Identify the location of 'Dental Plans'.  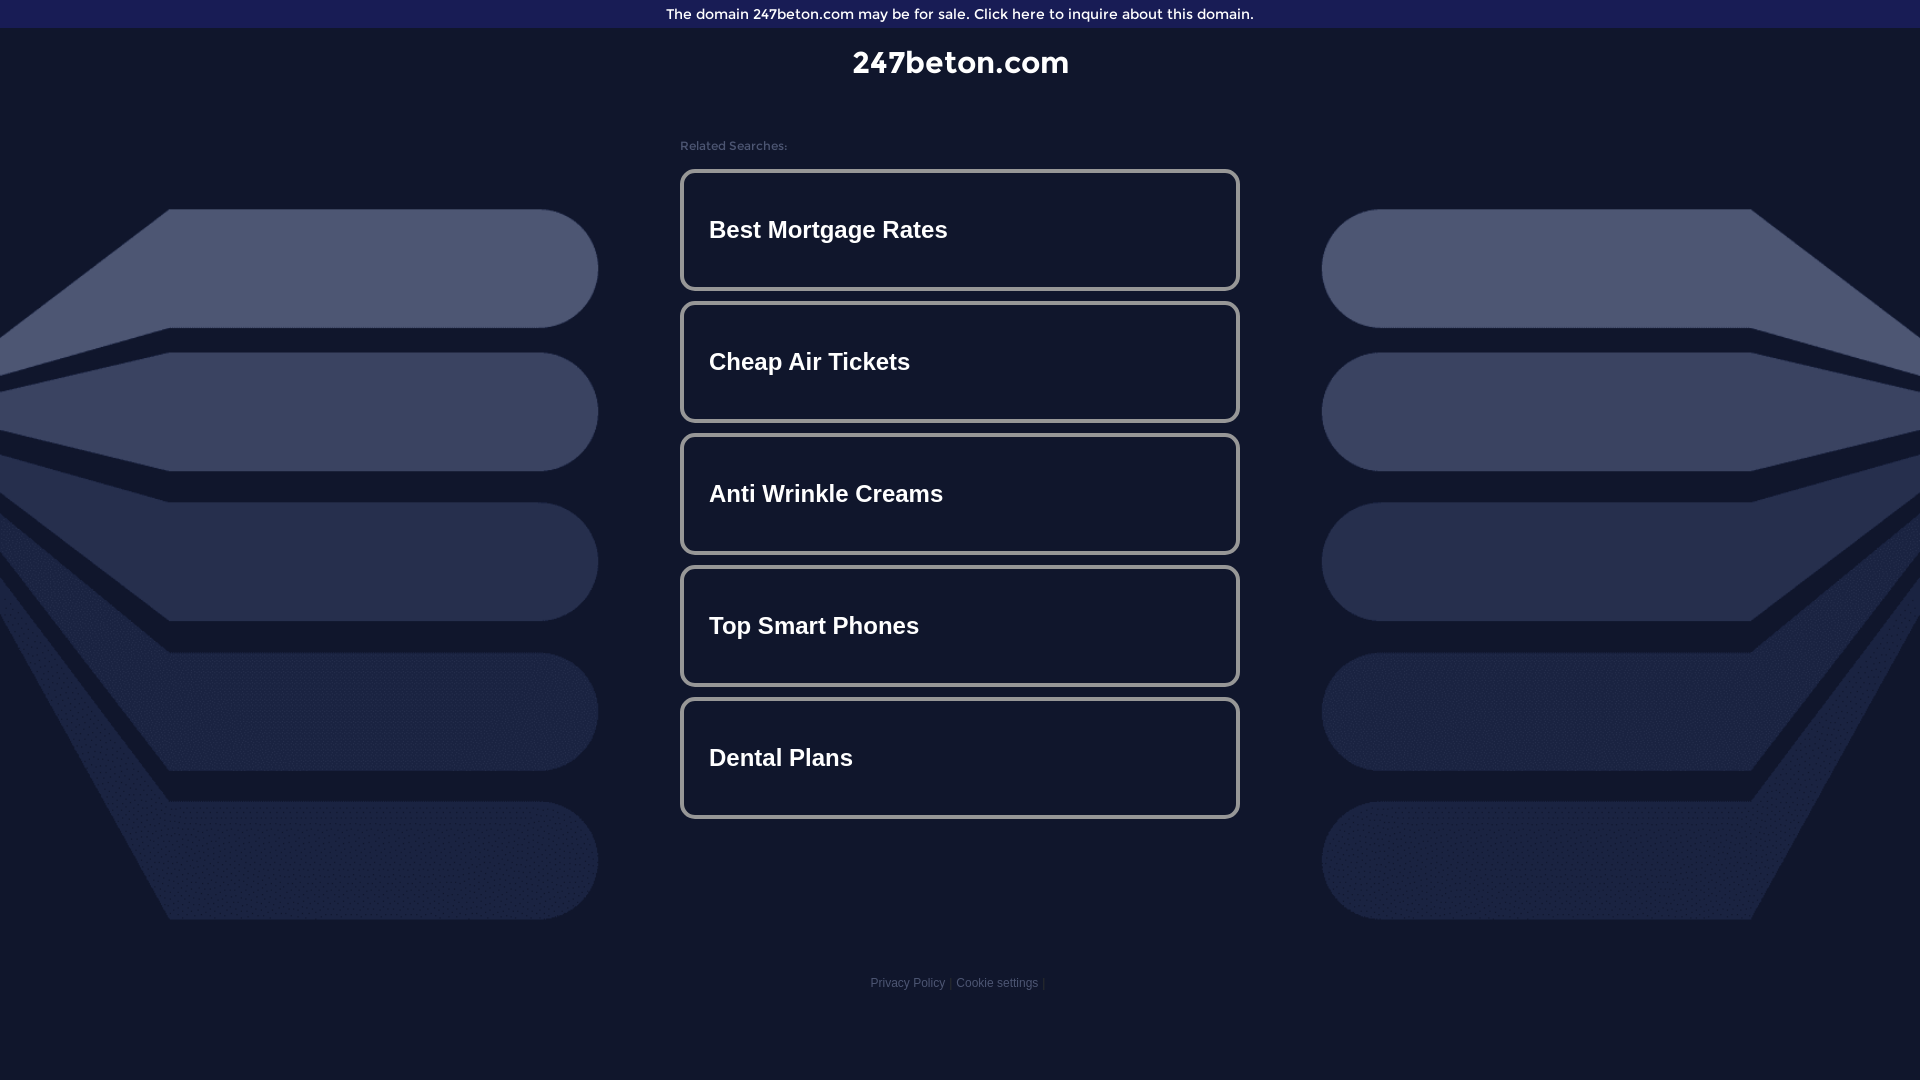
(960, 758).